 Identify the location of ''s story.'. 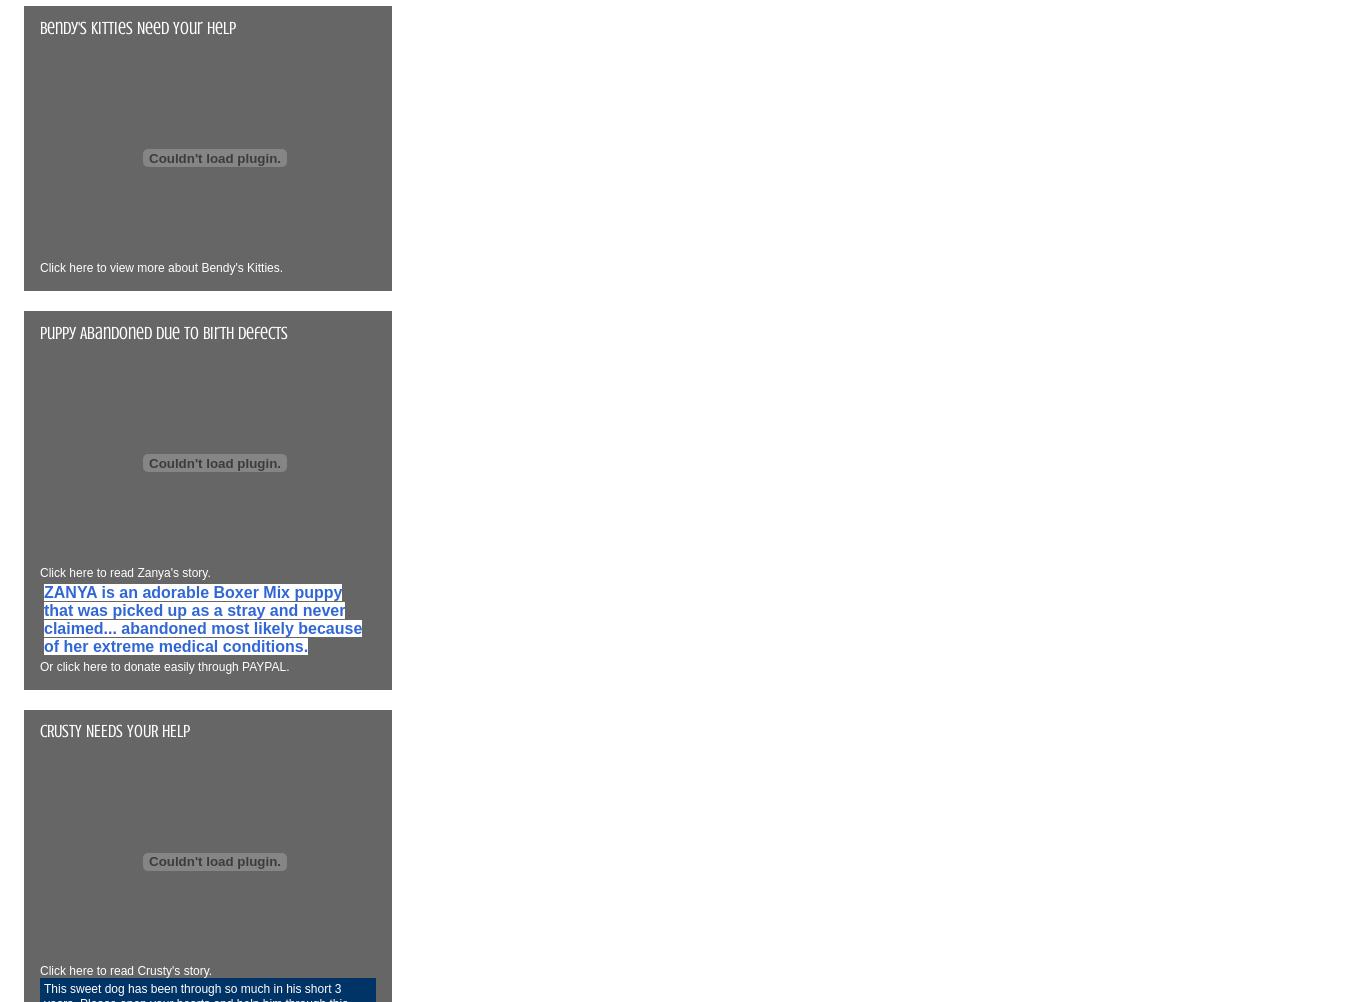
(189, 572).